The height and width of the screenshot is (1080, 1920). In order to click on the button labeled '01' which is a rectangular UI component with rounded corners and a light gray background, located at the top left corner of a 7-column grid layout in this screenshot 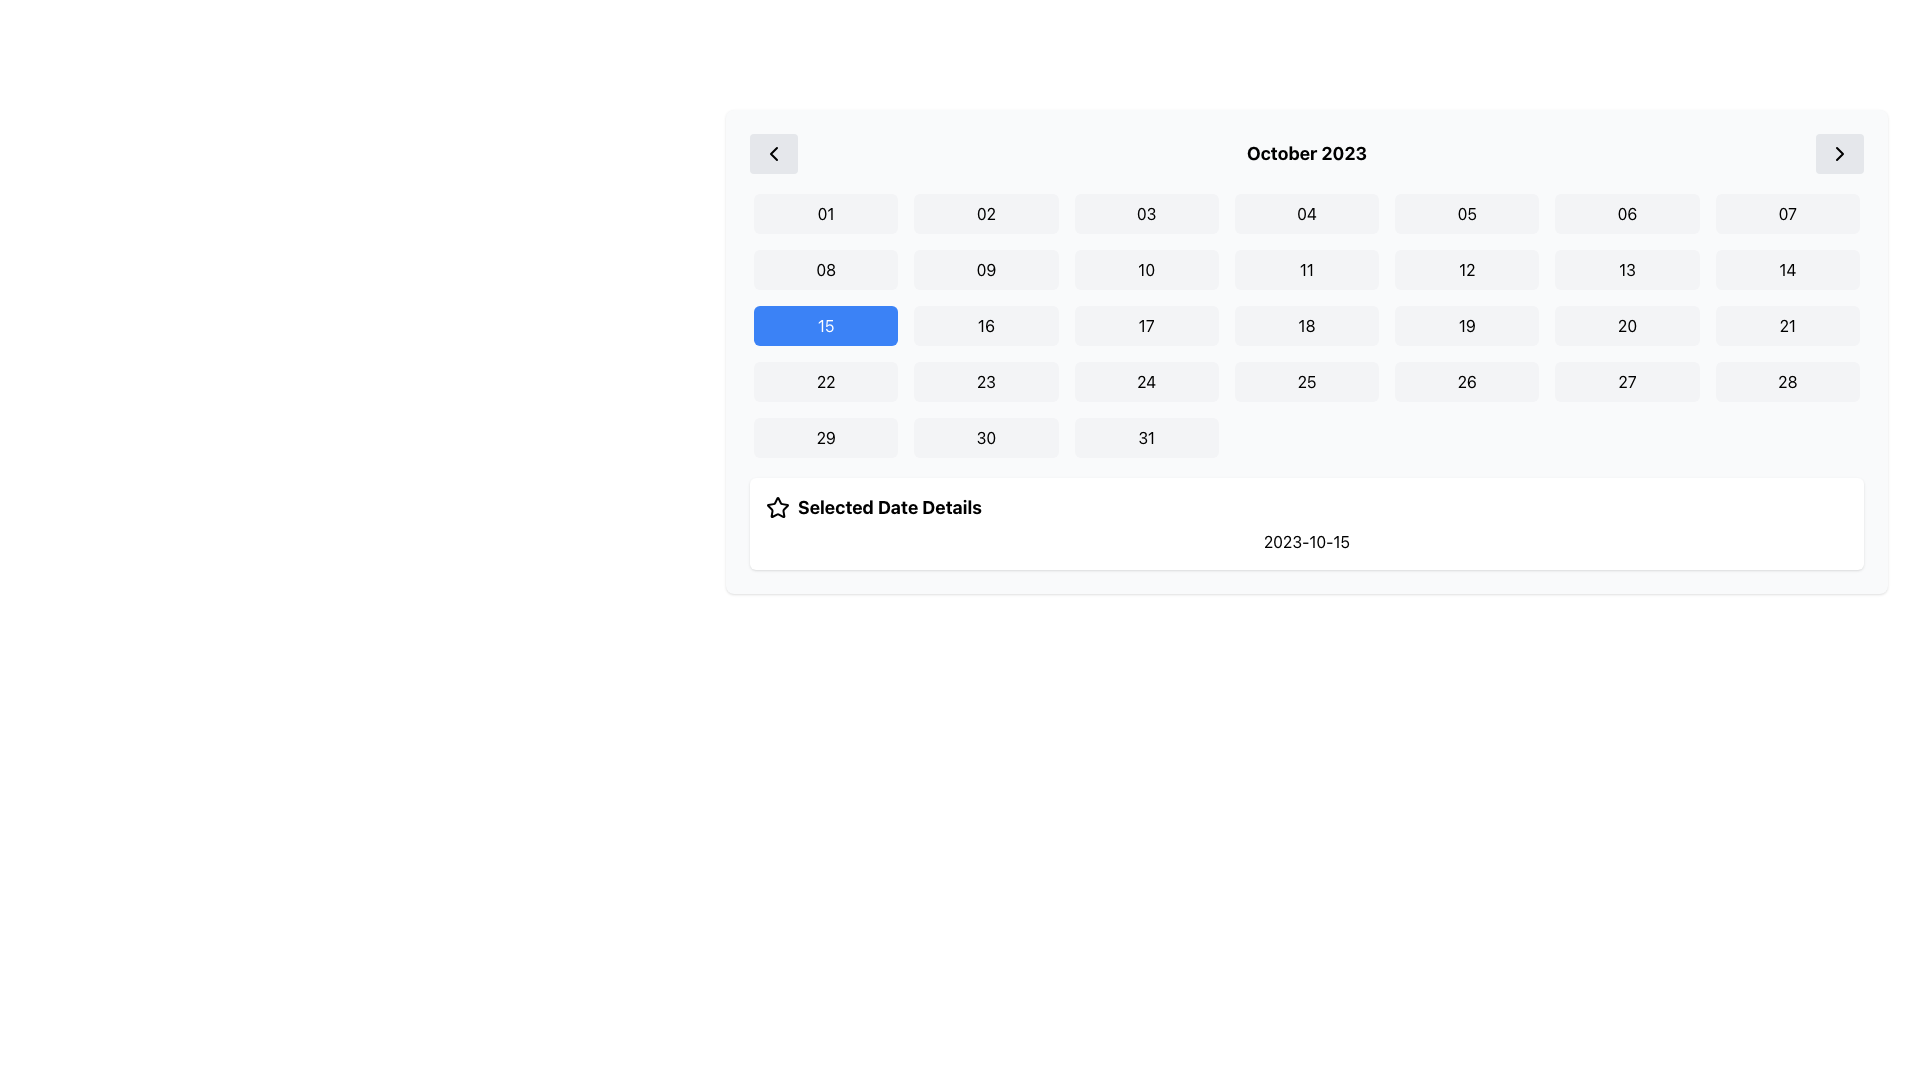, I will do `click(826, 213)`.